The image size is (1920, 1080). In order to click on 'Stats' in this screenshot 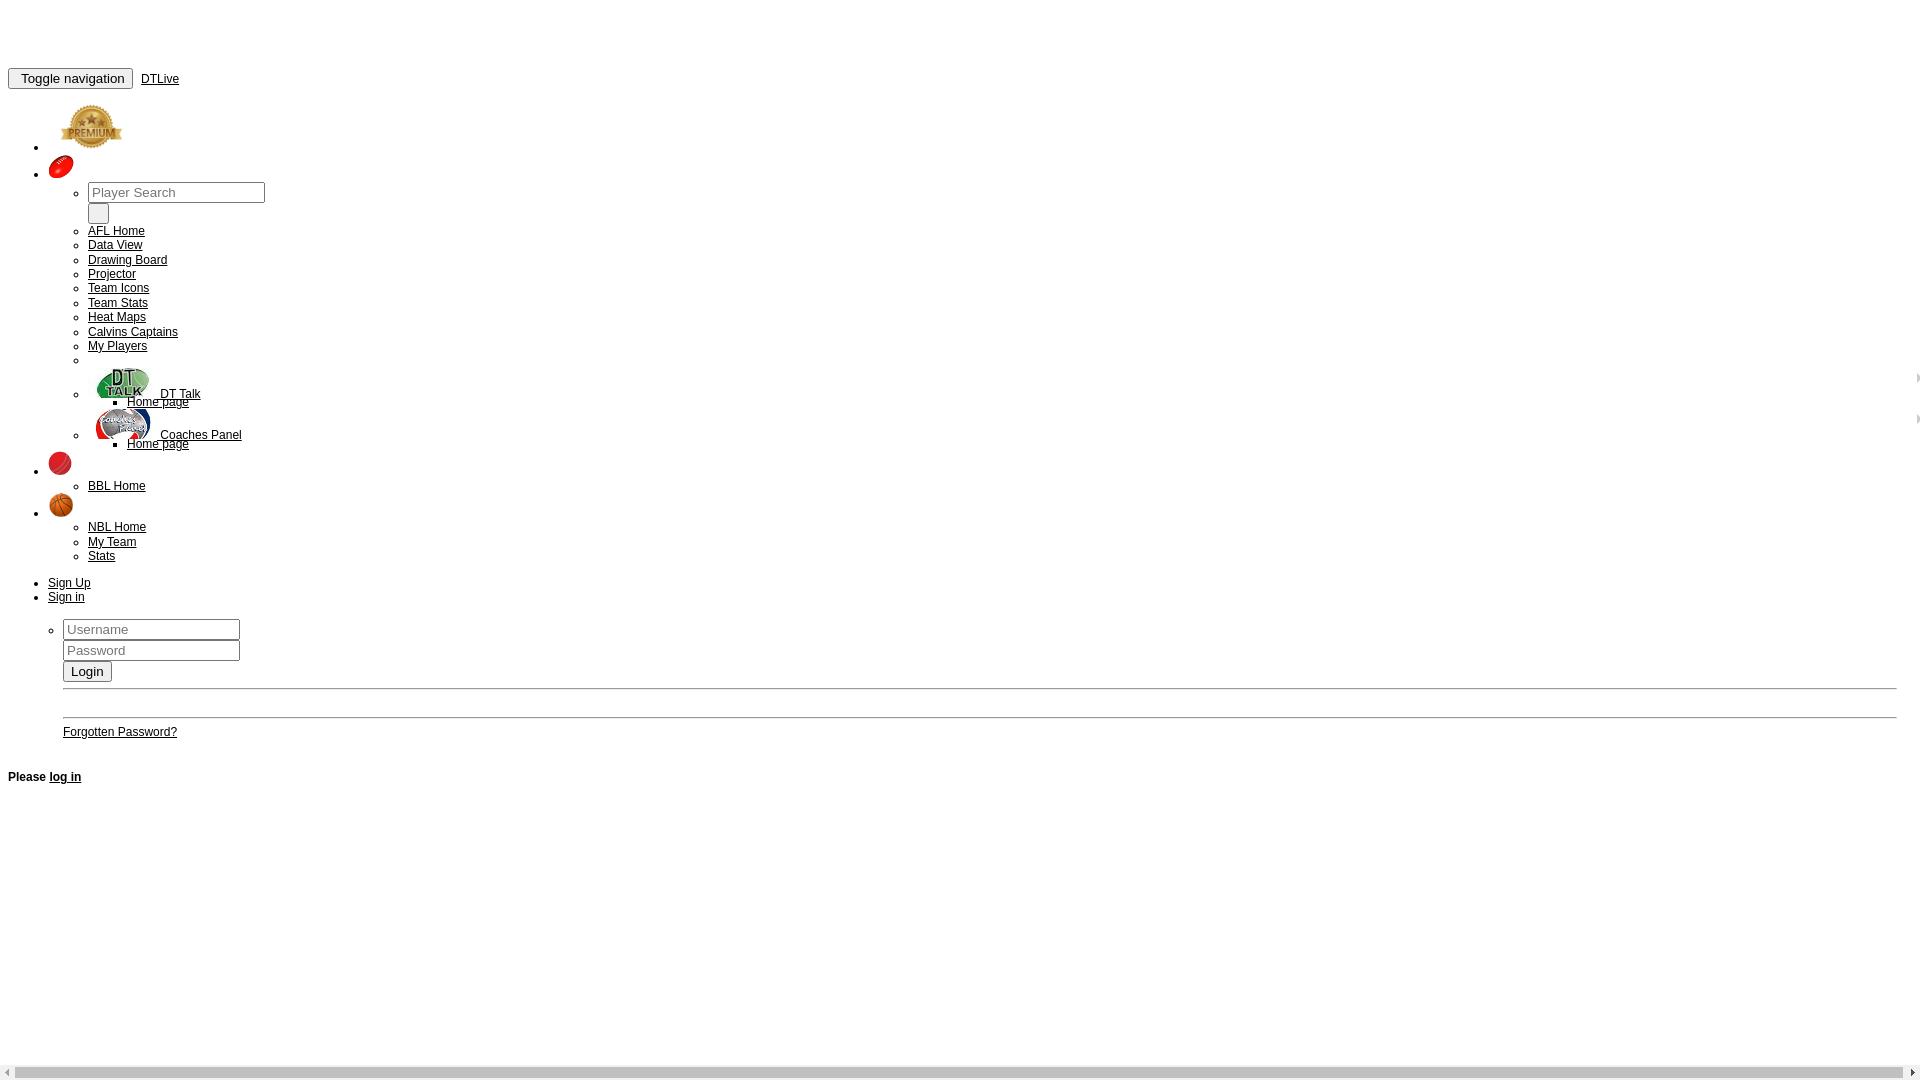, I will do `click(100, 555)`.